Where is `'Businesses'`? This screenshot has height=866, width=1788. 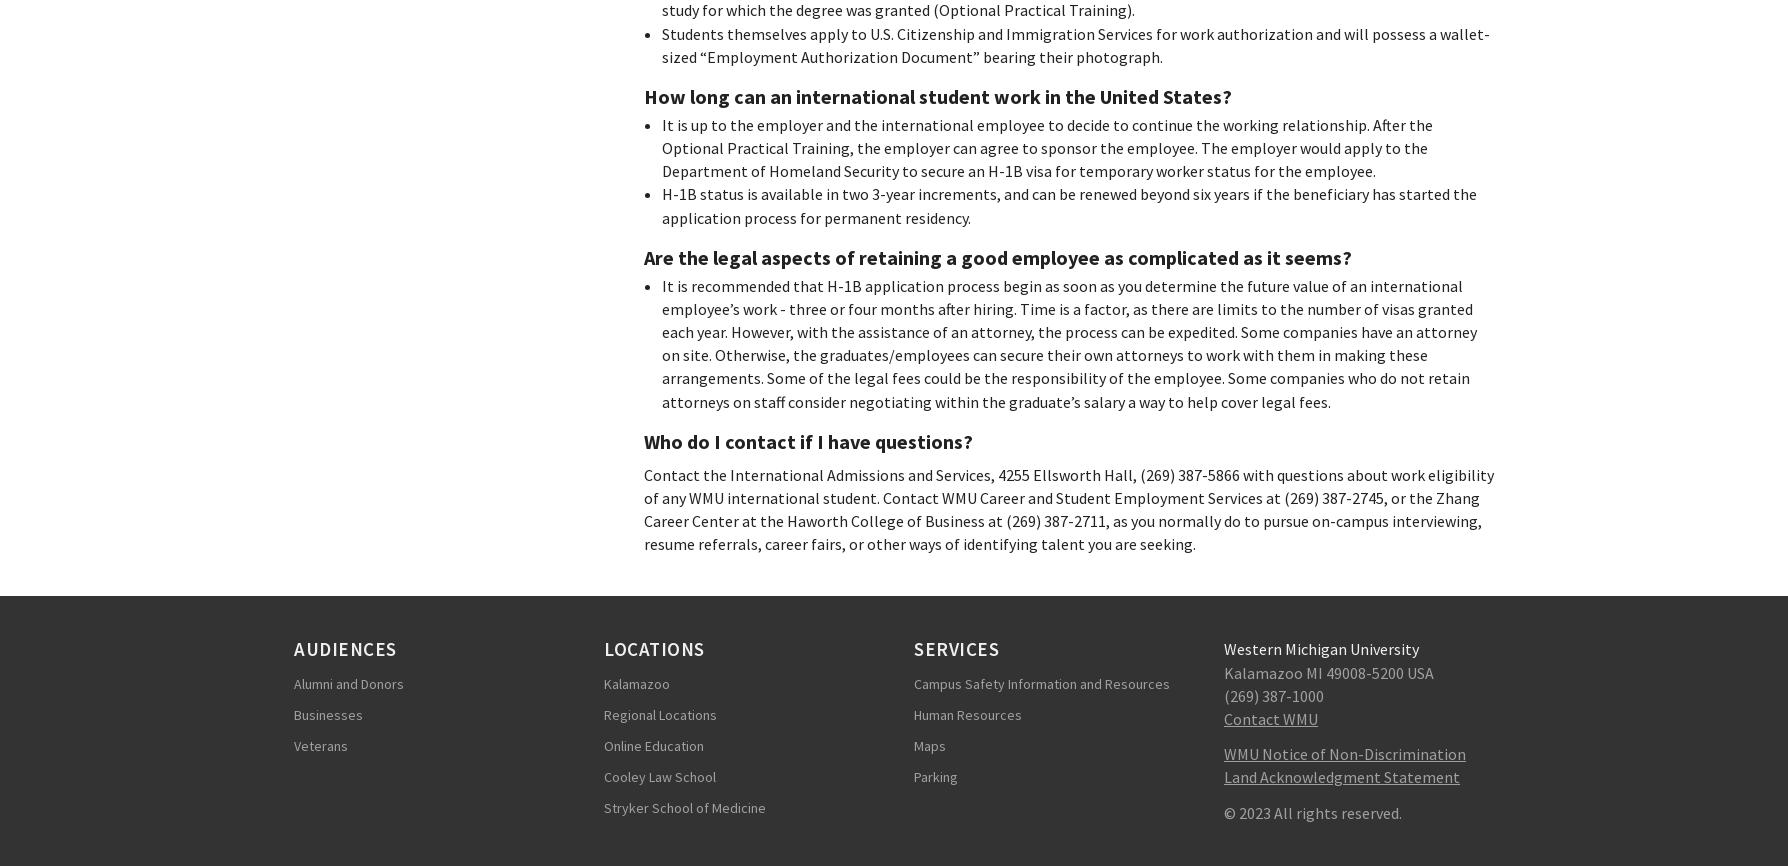 'Businesses' is located at coordinates (327, 713).